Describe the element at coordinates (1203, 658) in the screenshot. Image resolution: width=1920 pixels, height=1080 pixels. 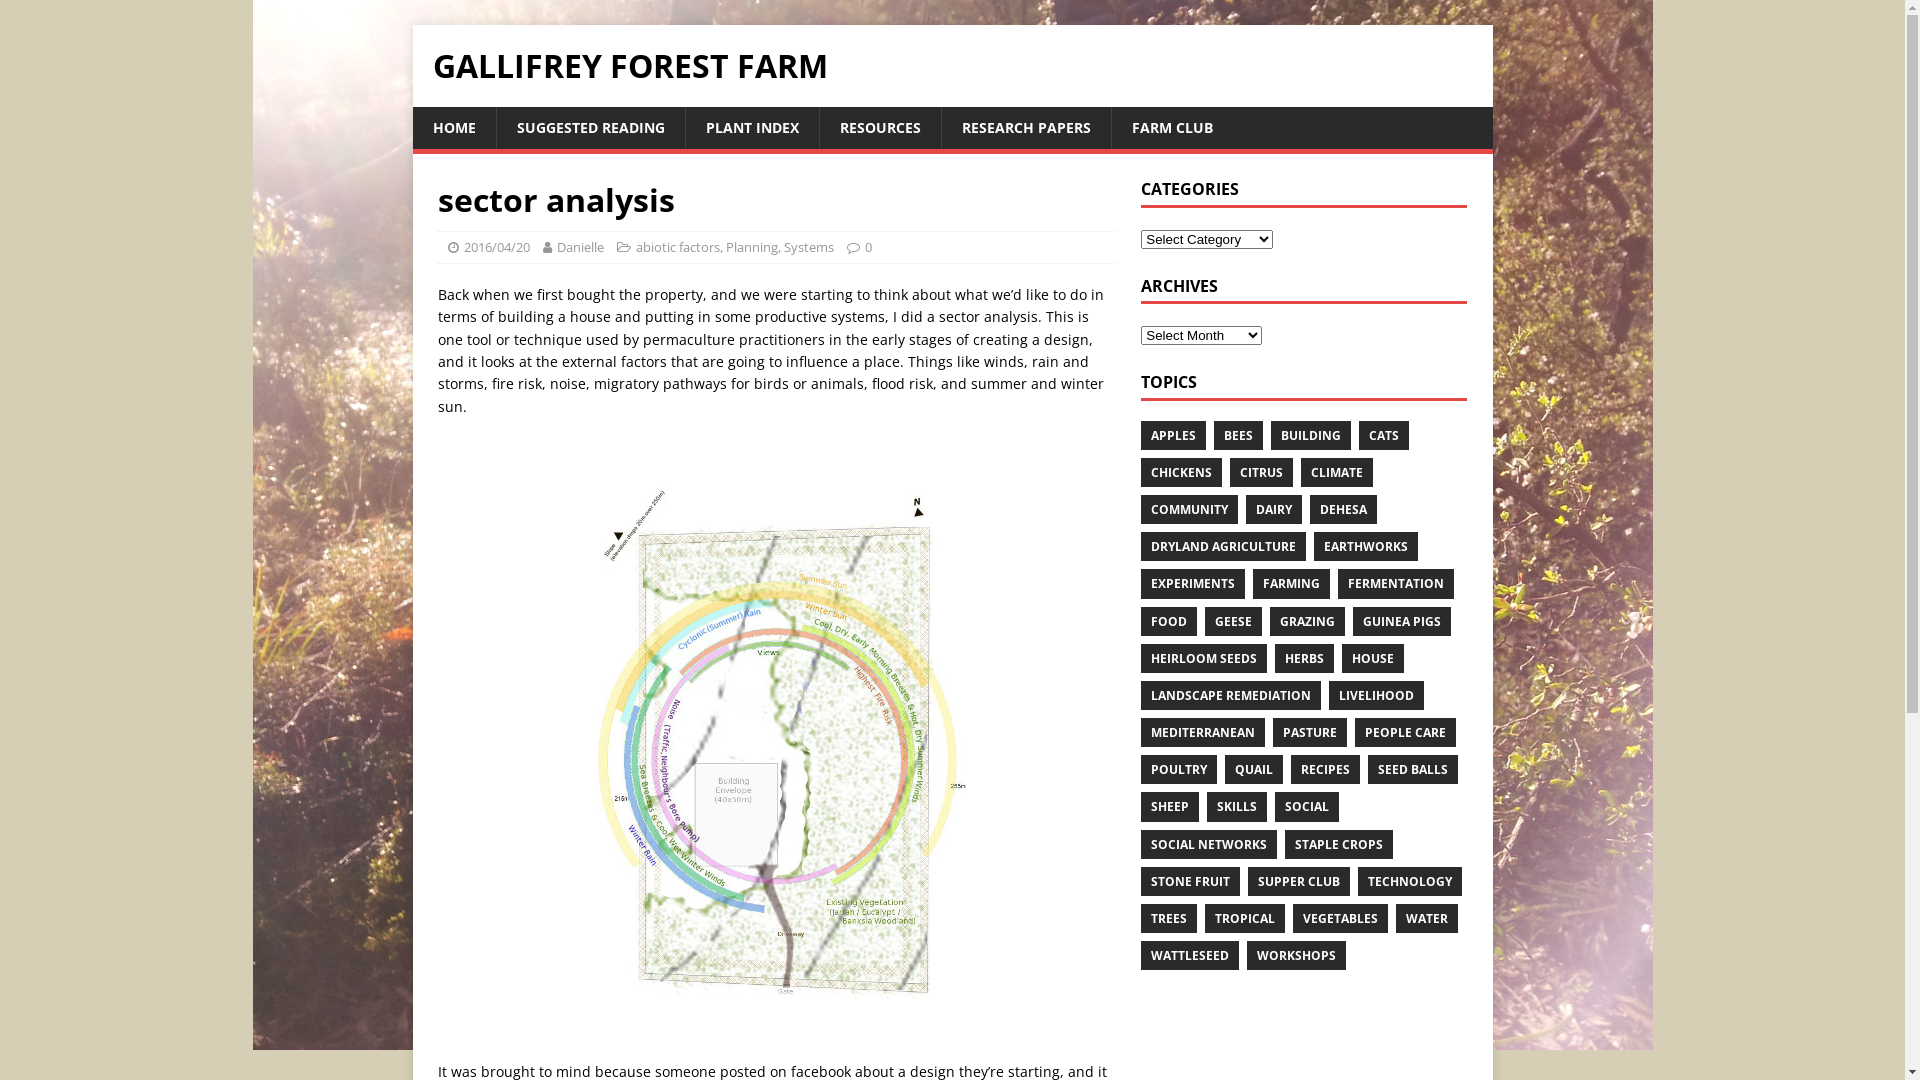
I see `'HEIRLOOM SEEDS'` at that location.